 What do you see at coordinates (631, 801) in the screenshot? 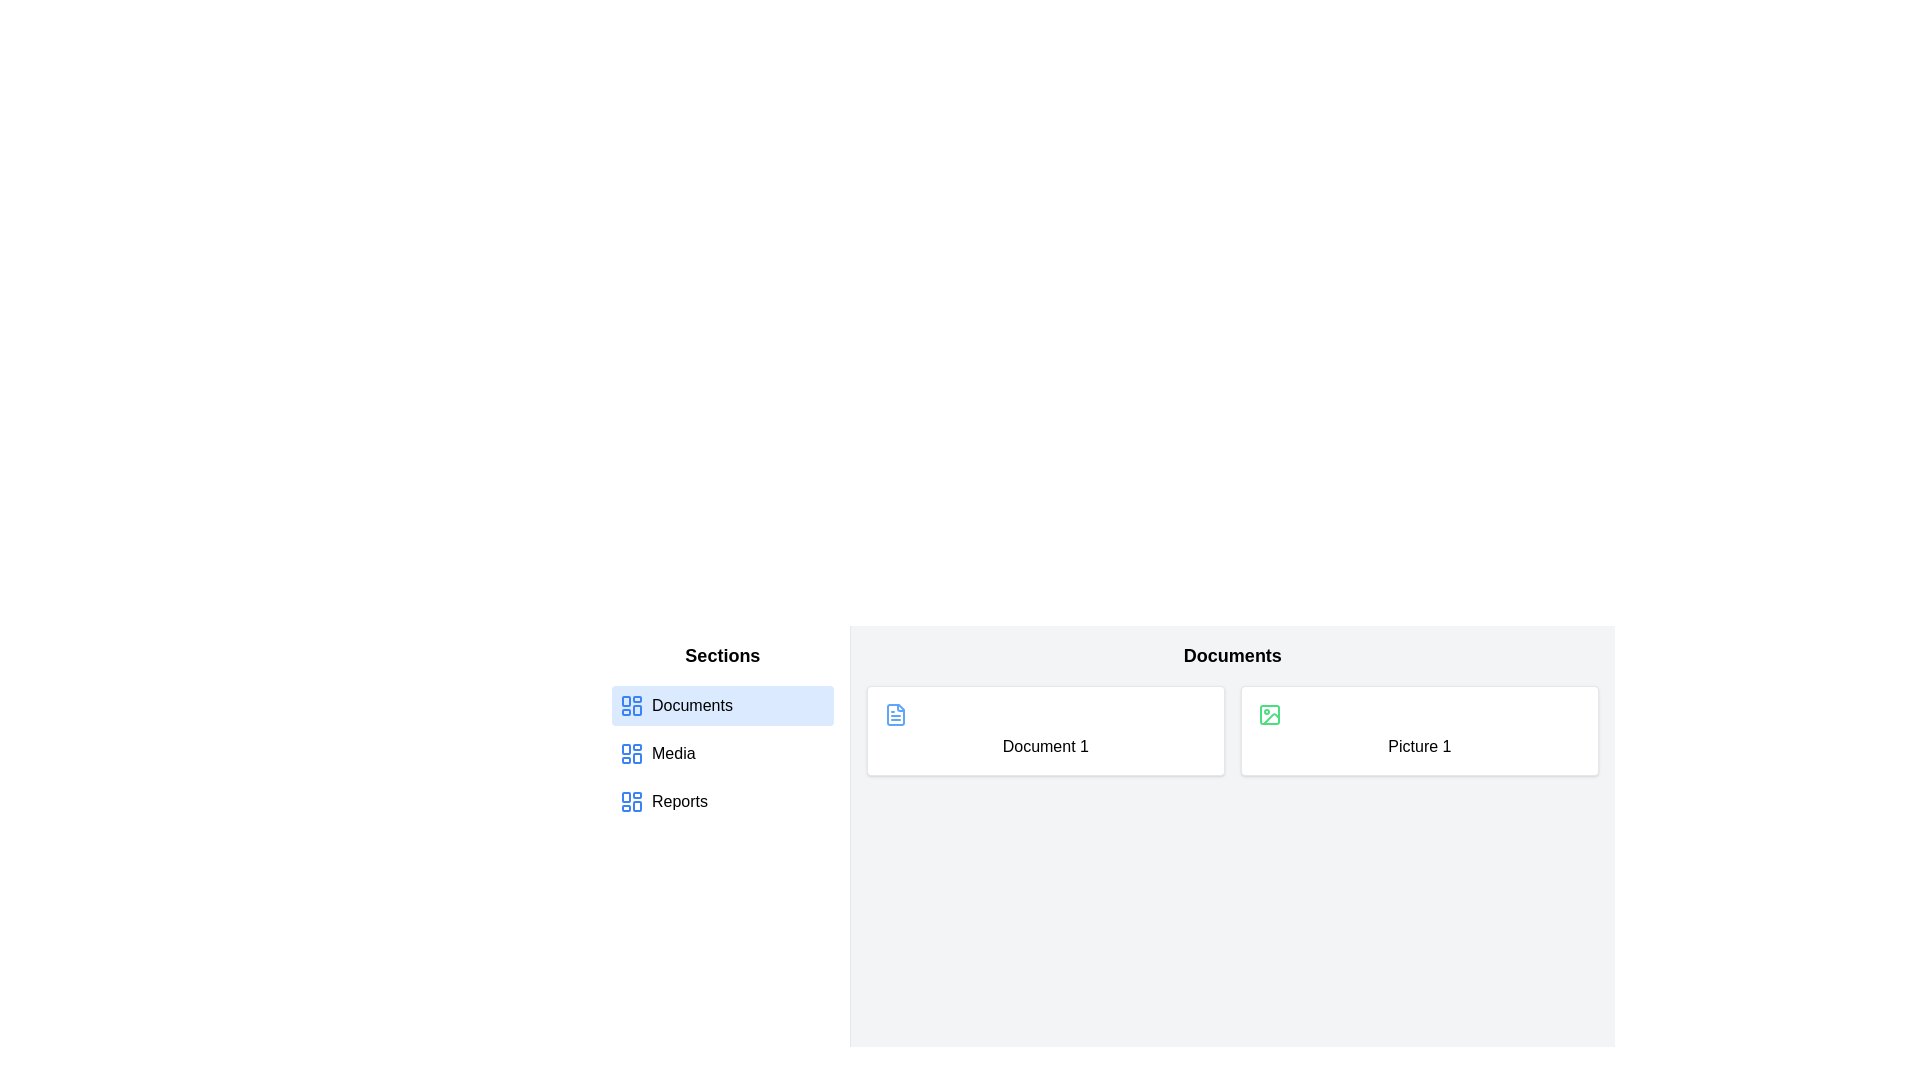
I see `icon in the 'Reports' section of the sidebar, which is represented by a blue grid-like dashboard layout adjacent to the 'Reports' text label` at bounding box center [631, 801].